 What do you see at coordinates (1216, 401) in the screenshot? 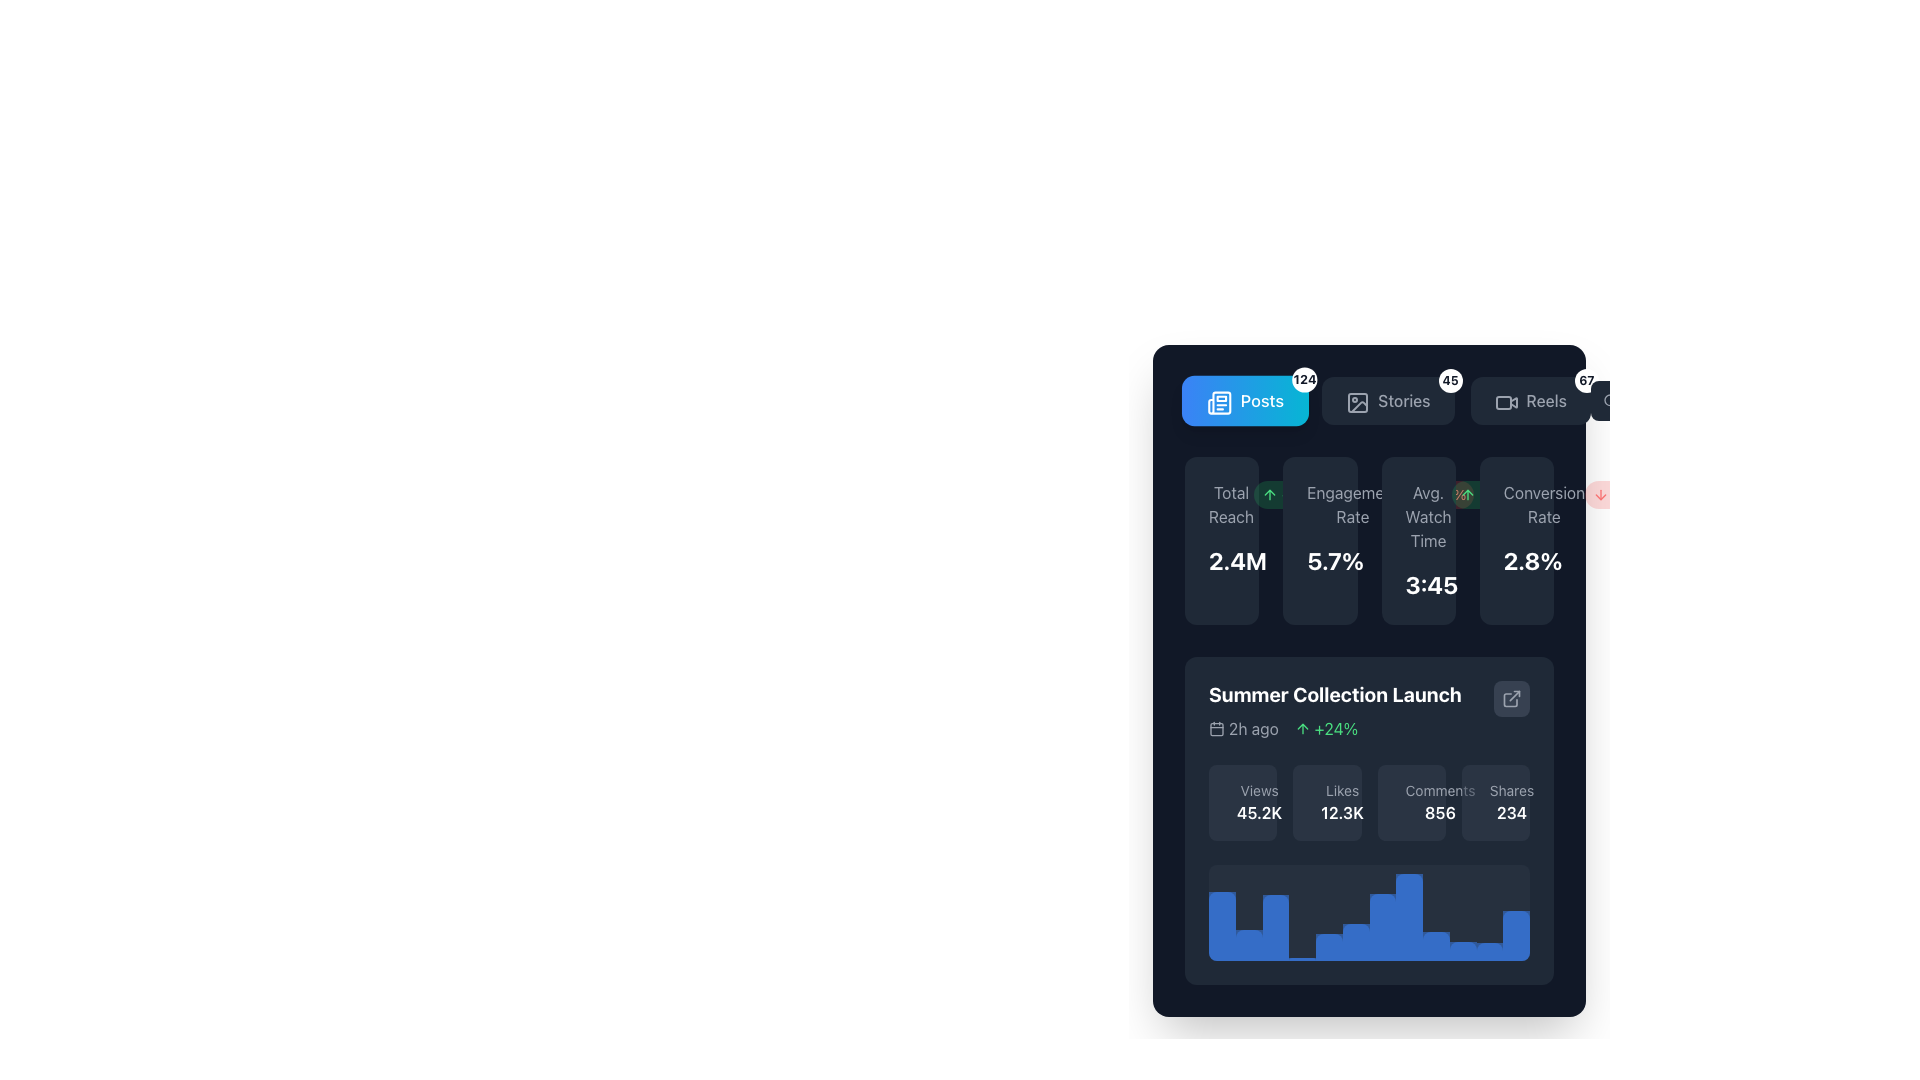
I see `the icon featuring a simplified newspaper design, which is styled with a blue and cyan gradient background and located to the left of the 'Posts' text and near the counter '124'` at bounding box center [1216, 401].